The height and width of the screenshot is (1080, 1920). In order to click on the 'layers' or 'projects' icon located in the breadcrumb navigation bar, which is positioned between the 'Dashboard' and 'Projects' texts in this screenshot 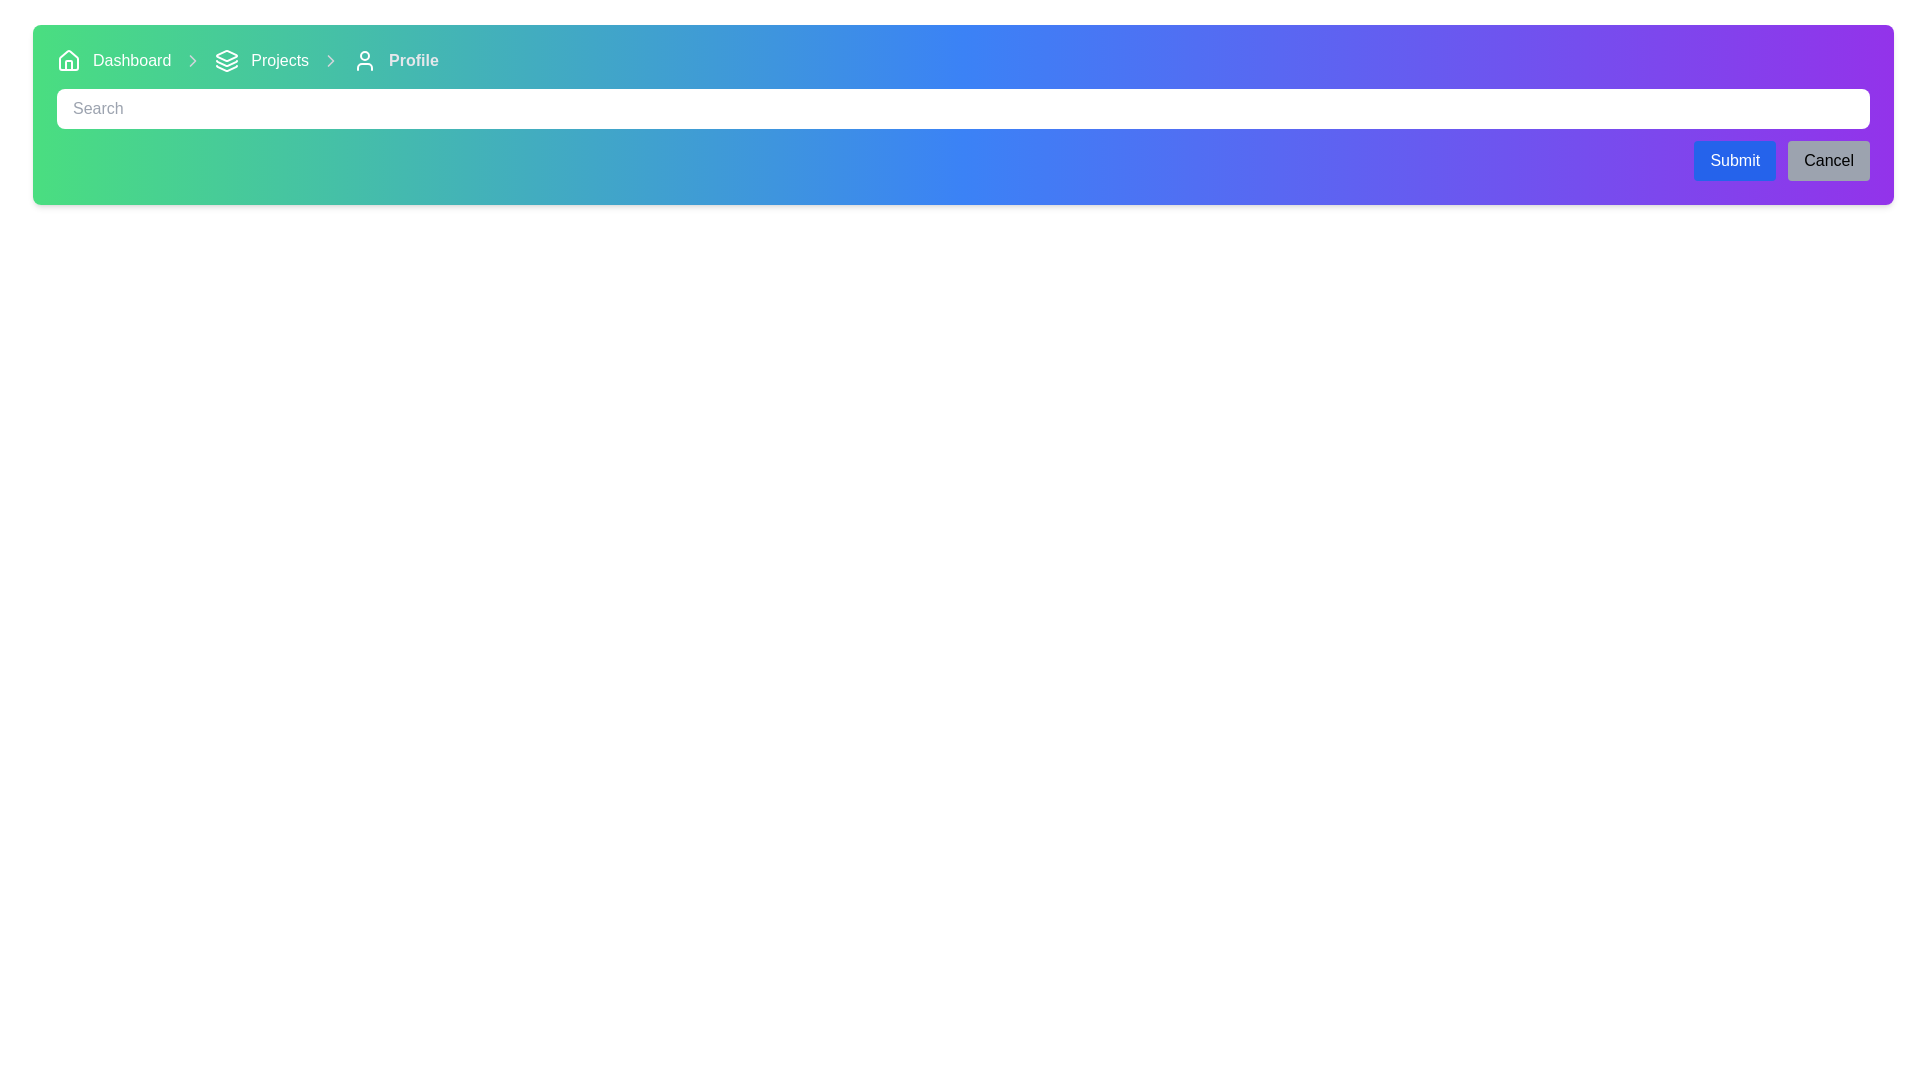, I will do `click(227, 60)`.